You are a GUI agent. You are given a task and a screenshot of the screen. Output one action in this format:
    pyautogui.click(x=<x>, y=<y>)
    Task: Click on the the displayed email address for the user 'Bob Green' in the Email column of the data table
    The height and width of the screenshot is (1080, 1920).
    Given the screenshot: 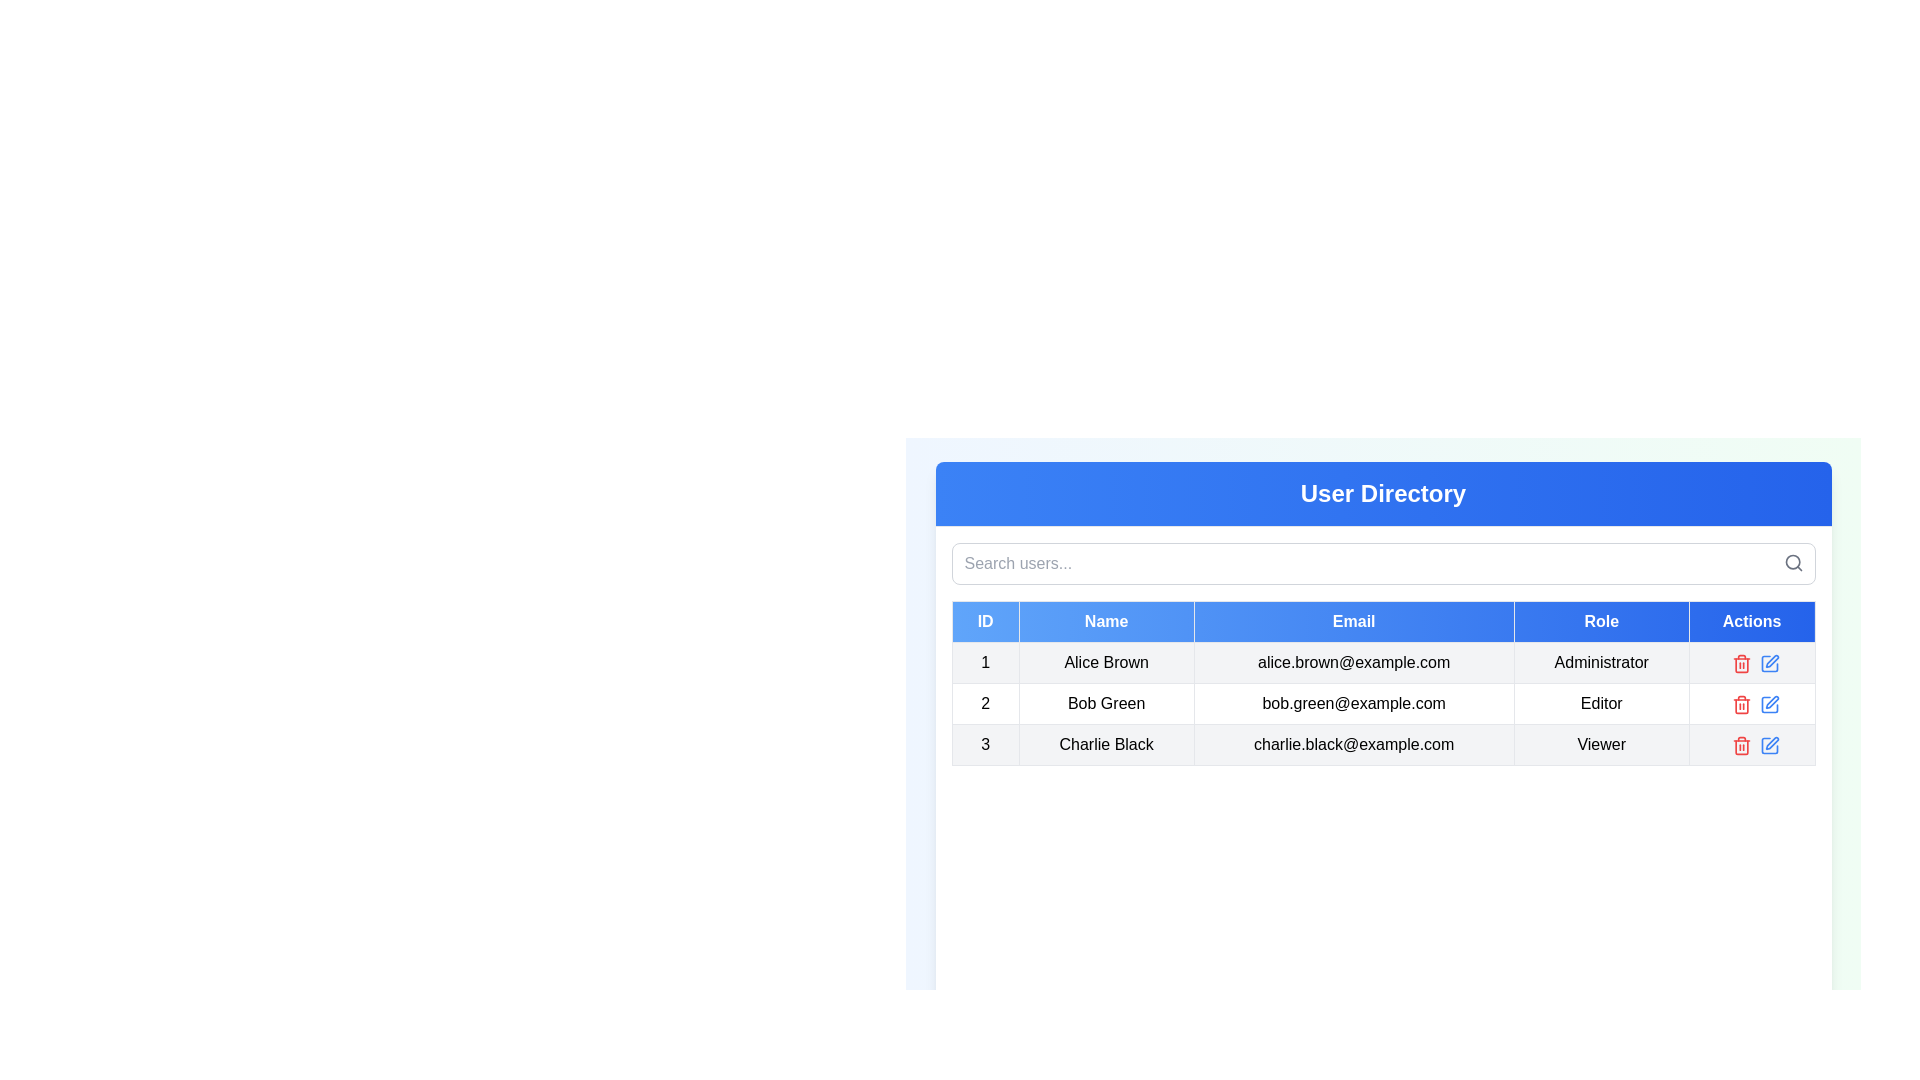 What is the action you would take?
    pyautogui.click(x=1354, y=703)
    